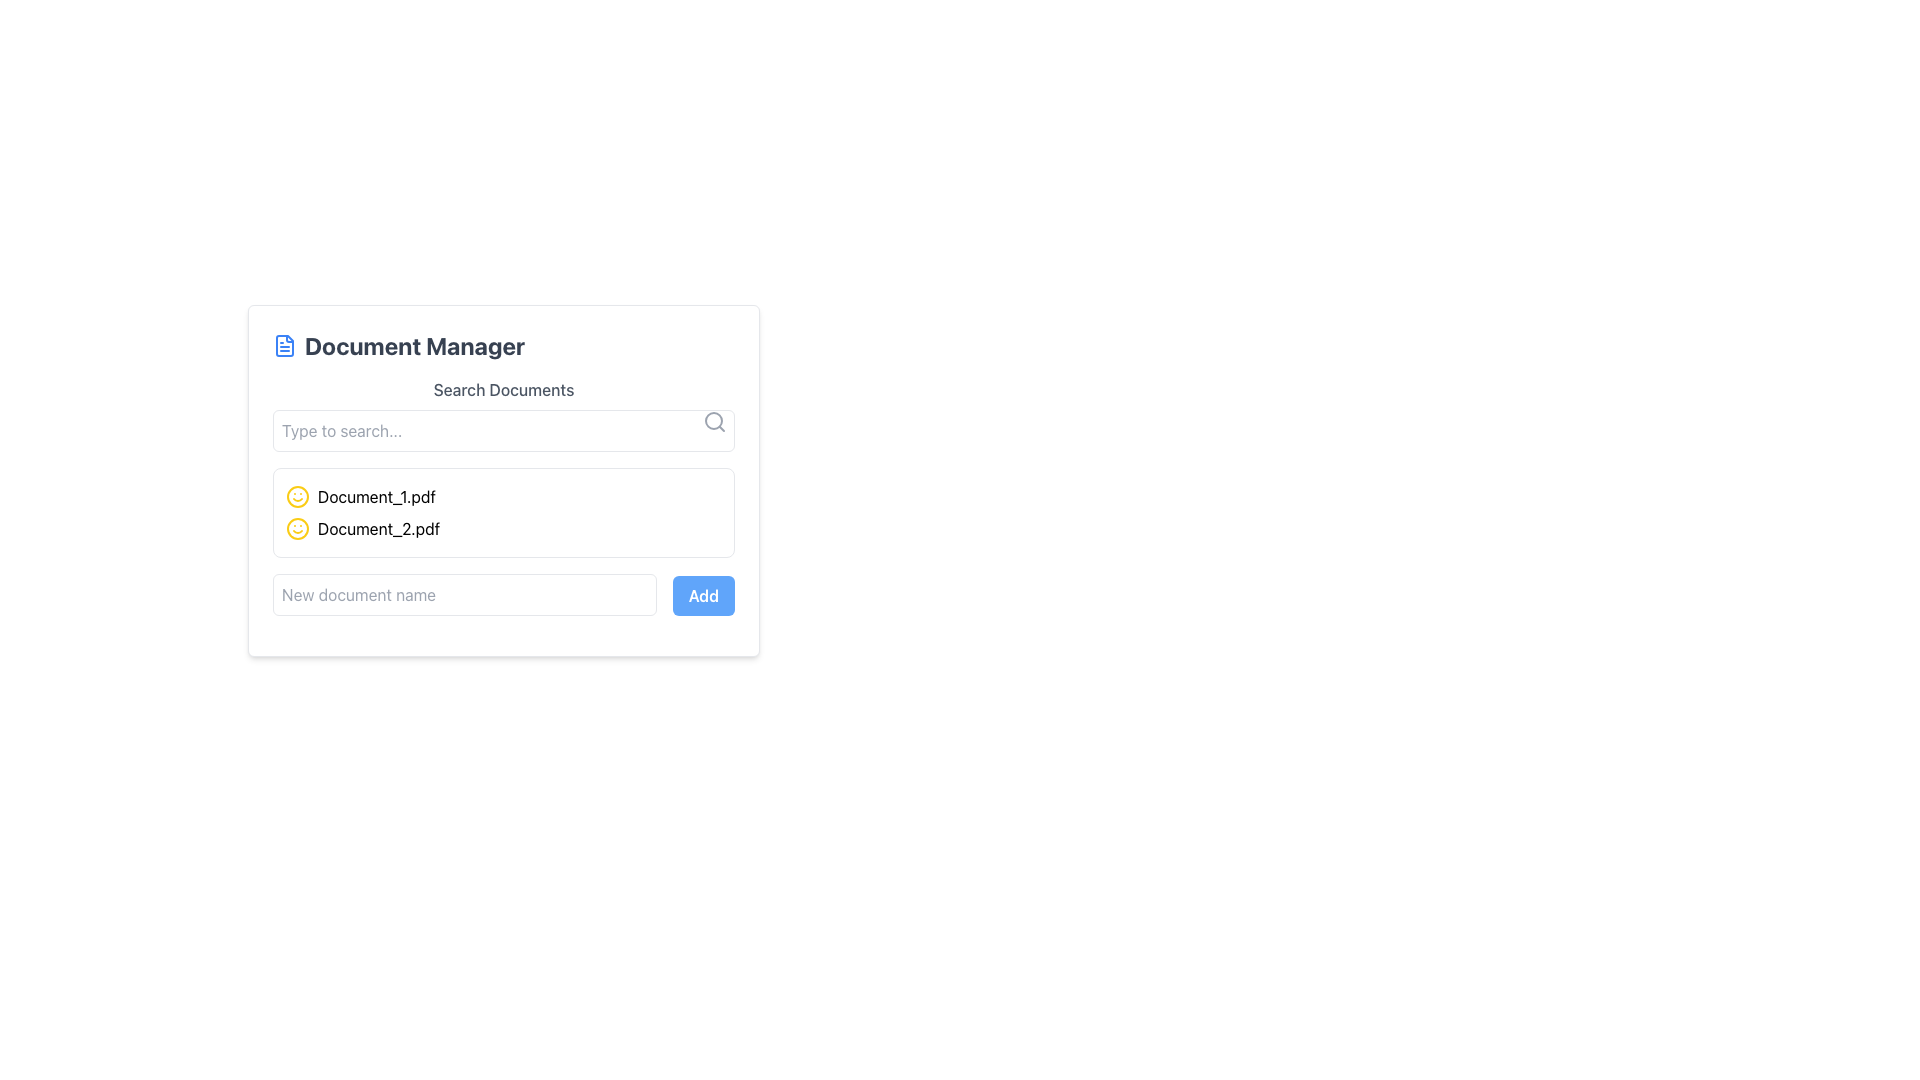  Describe the element at coordinates (504, 496) in the screenshot. I see `the first file entry in the Document Manager labeled 'Document_1.pdf'` at that location.